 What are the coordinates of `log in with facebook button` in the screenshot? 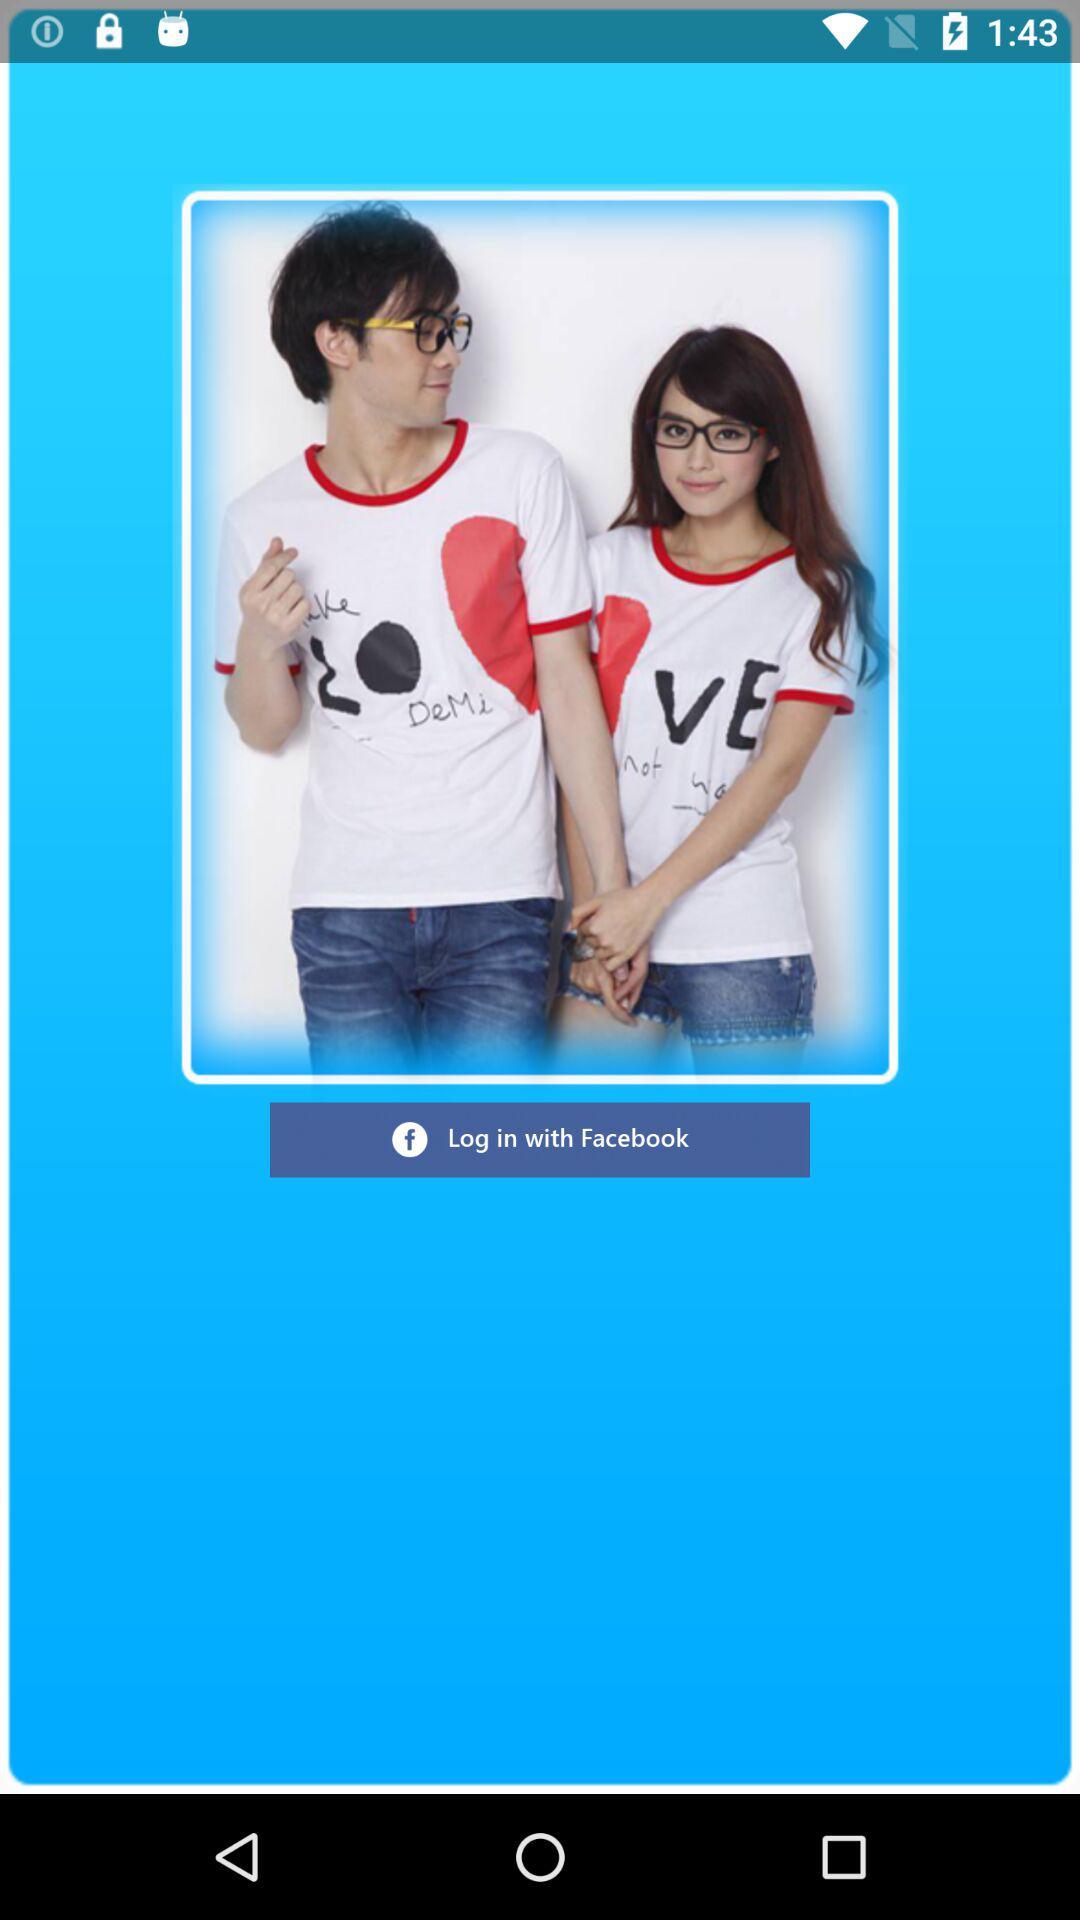 It's located at (540, 1140).